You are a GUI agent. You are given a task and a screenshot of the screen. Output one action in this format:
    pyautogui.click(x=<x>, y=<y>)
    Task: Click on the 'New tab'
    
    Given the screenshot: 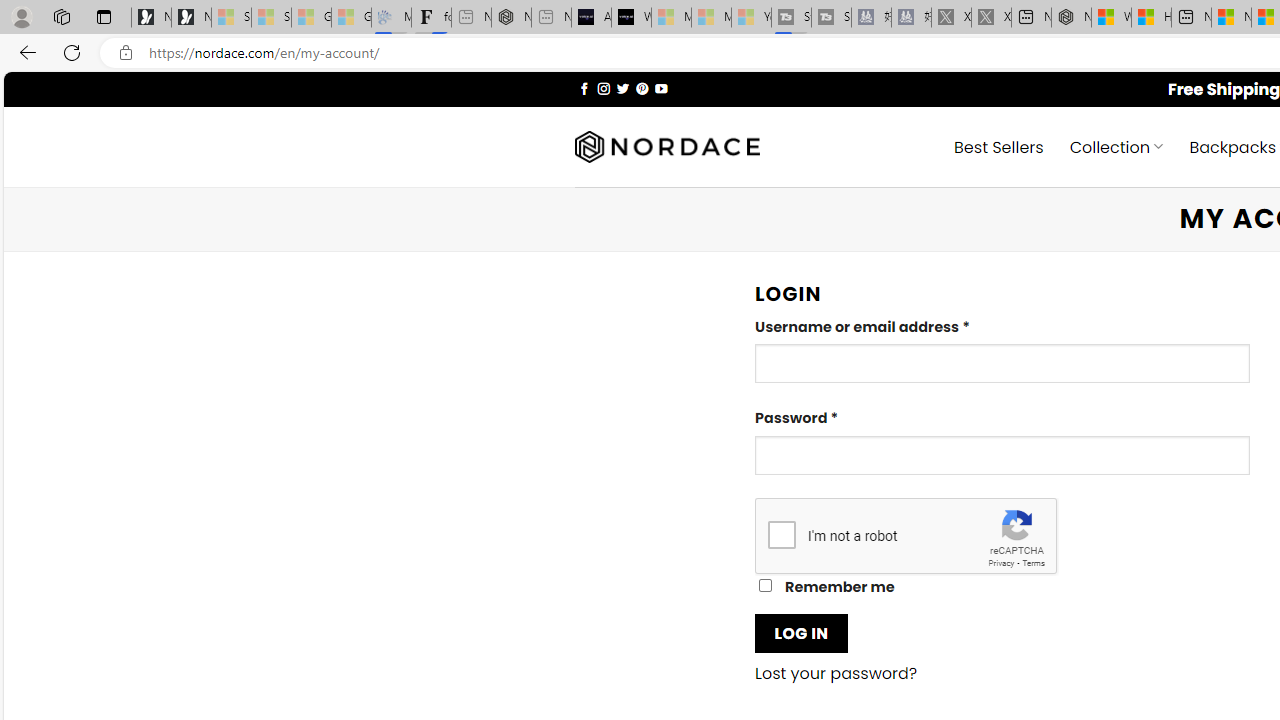 What is the action you would take?
    pyautogui.click(x=1191, y=17)
    